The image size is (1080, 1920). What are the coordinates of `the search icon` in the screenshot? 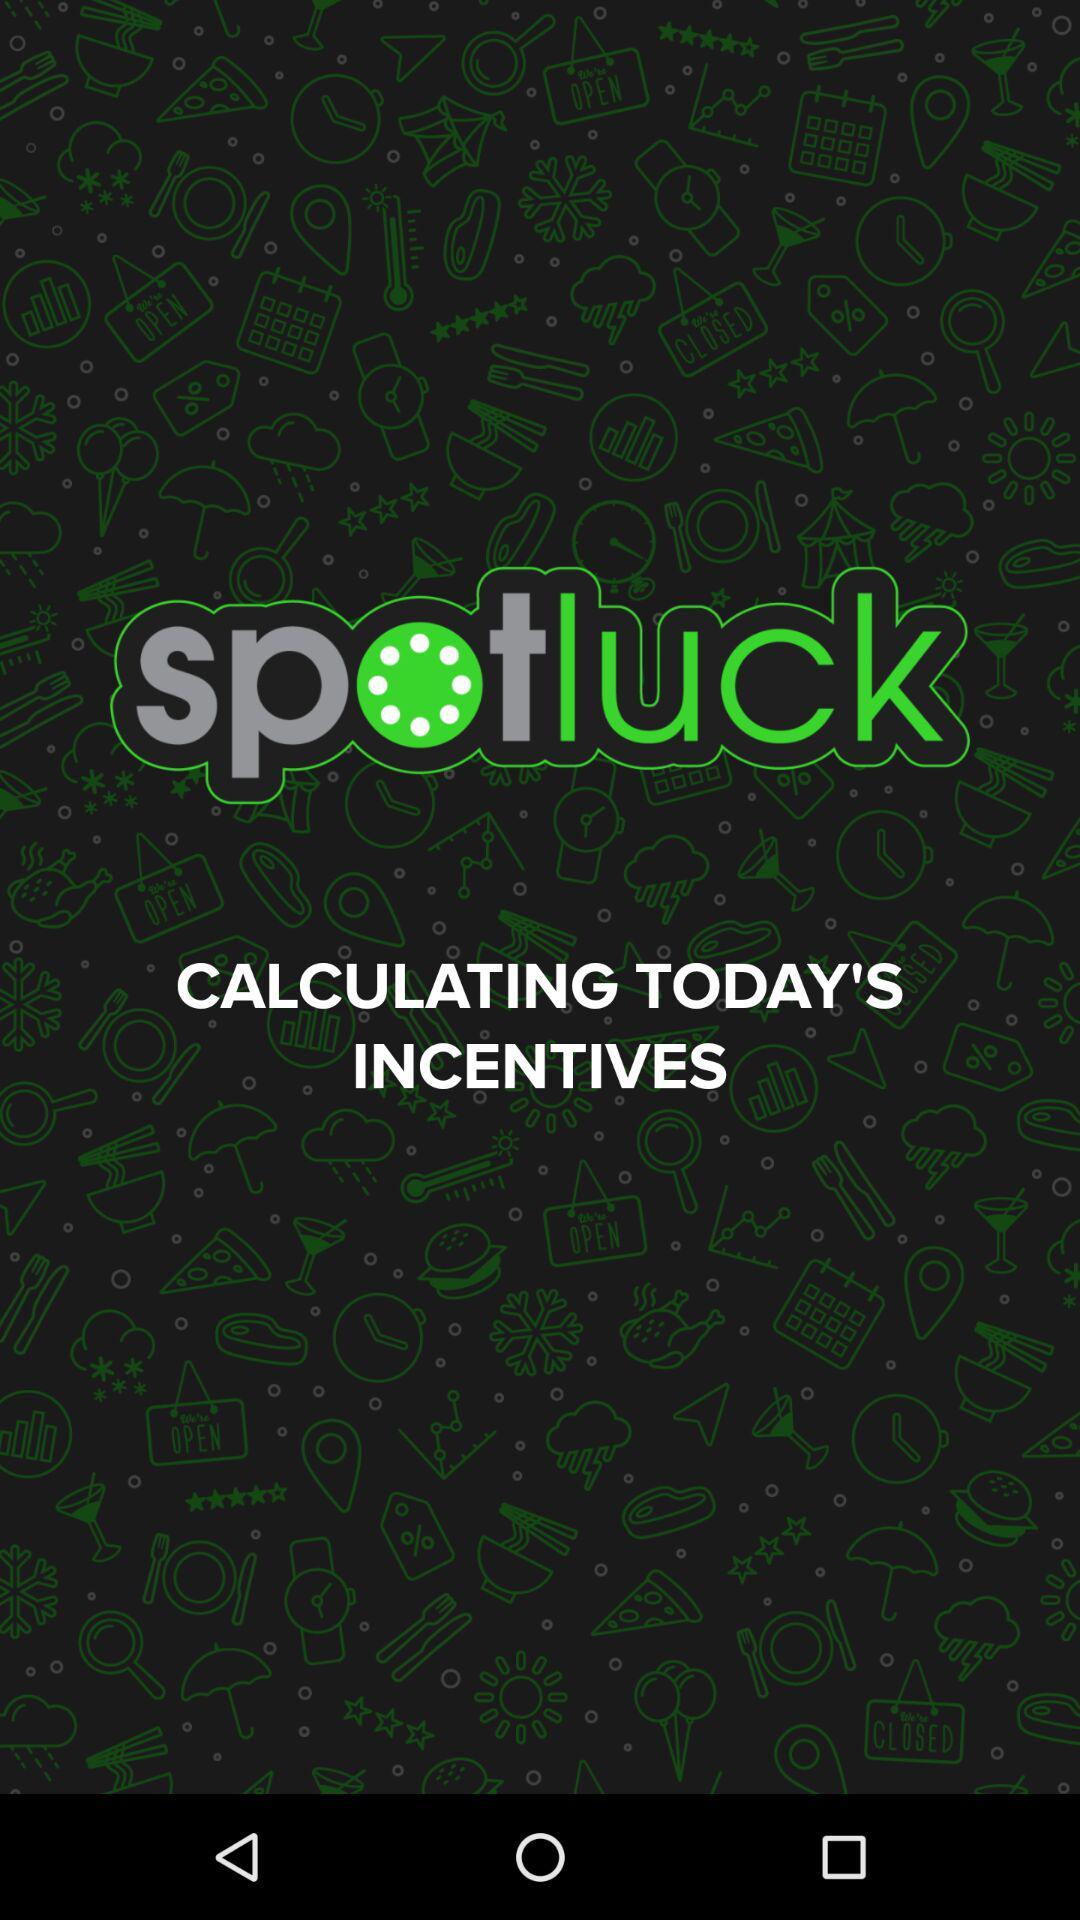 It's located at (998, 368).